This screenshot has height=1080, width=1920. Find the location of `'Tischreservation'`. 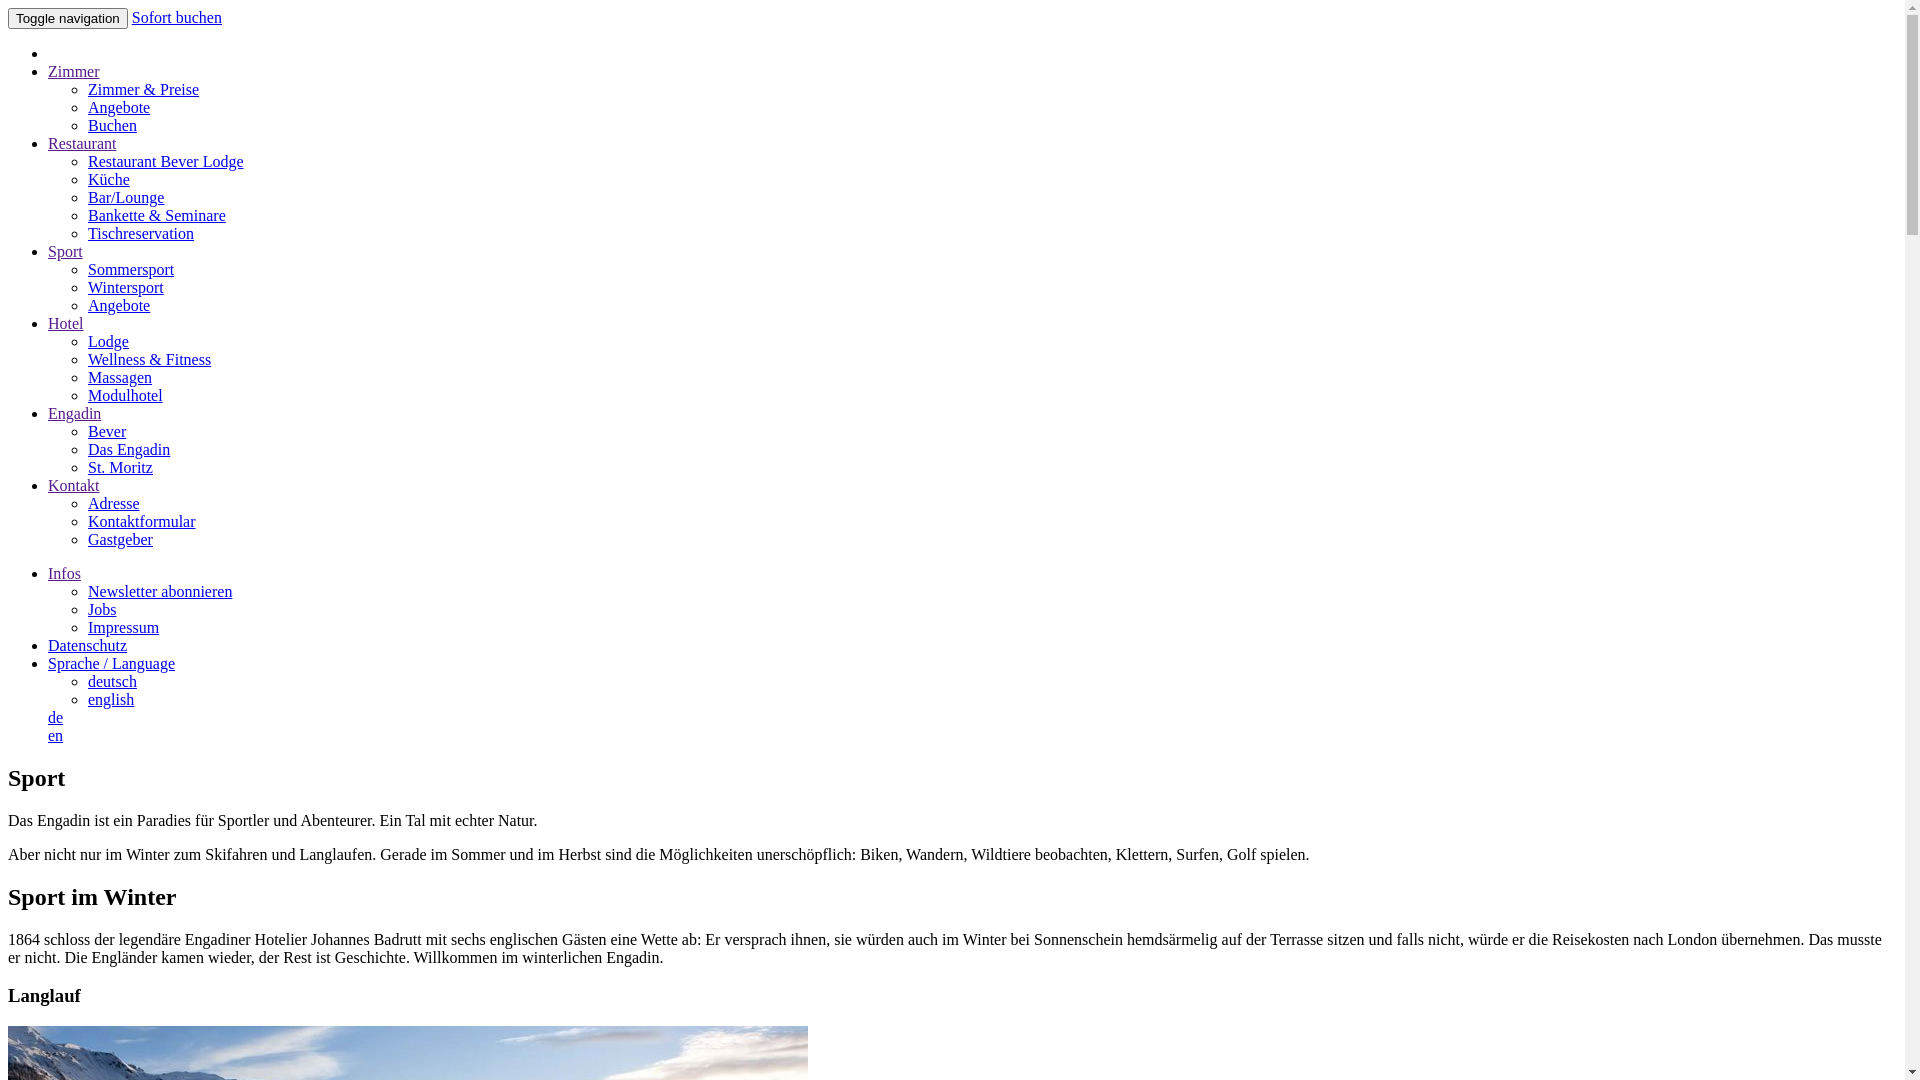

'Tischreservation' is located at coordinates (86, 232).